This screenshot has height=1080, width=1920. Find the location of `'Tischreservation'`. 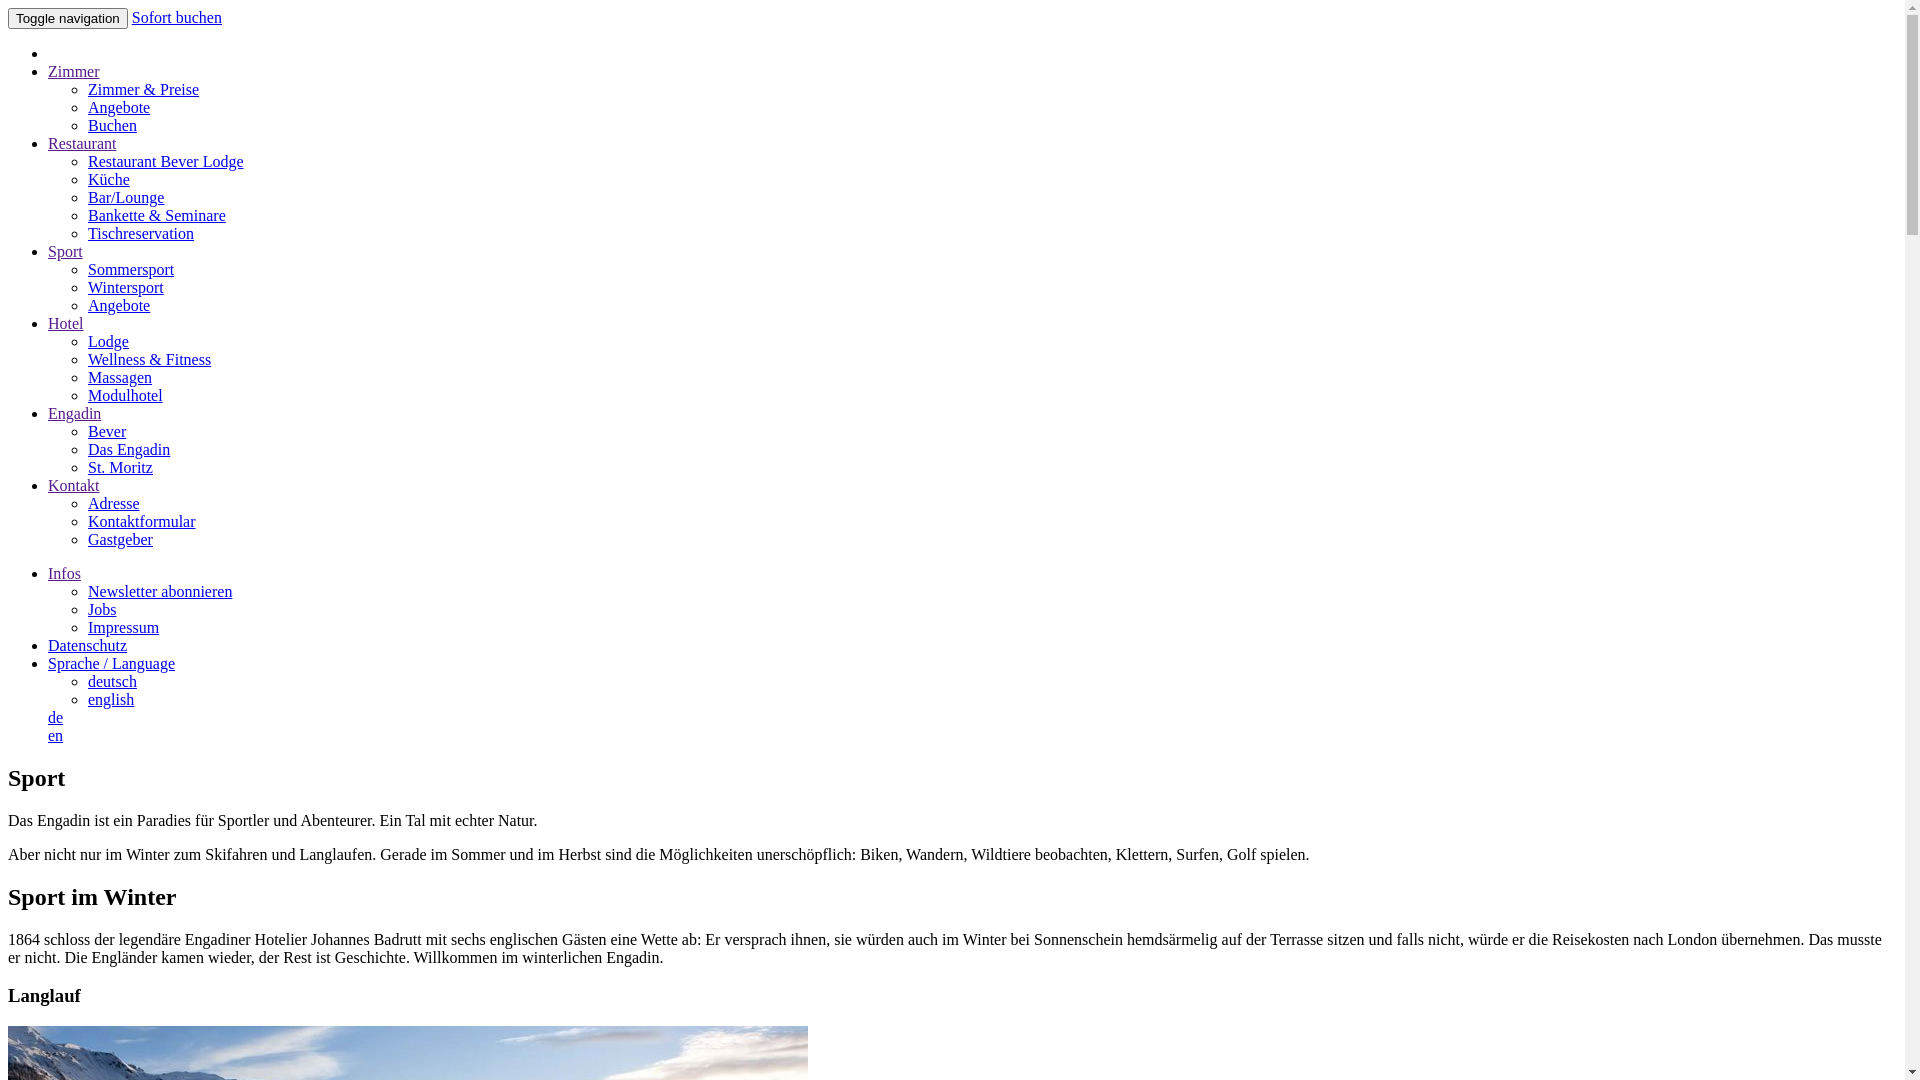

'Tischreservation' is located at coordinates (86, 232).